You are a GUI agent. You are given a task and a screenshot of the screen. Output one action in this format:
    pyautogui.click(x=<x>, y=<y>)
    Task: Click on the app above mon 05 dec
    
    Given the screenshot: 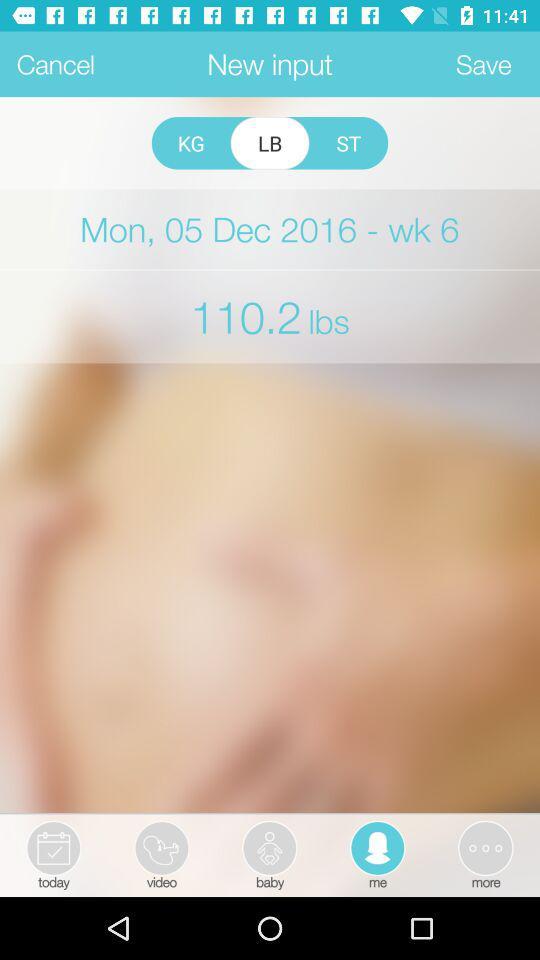 What is the action you would take?
    pyautogui.click(x=347, y=142)
    